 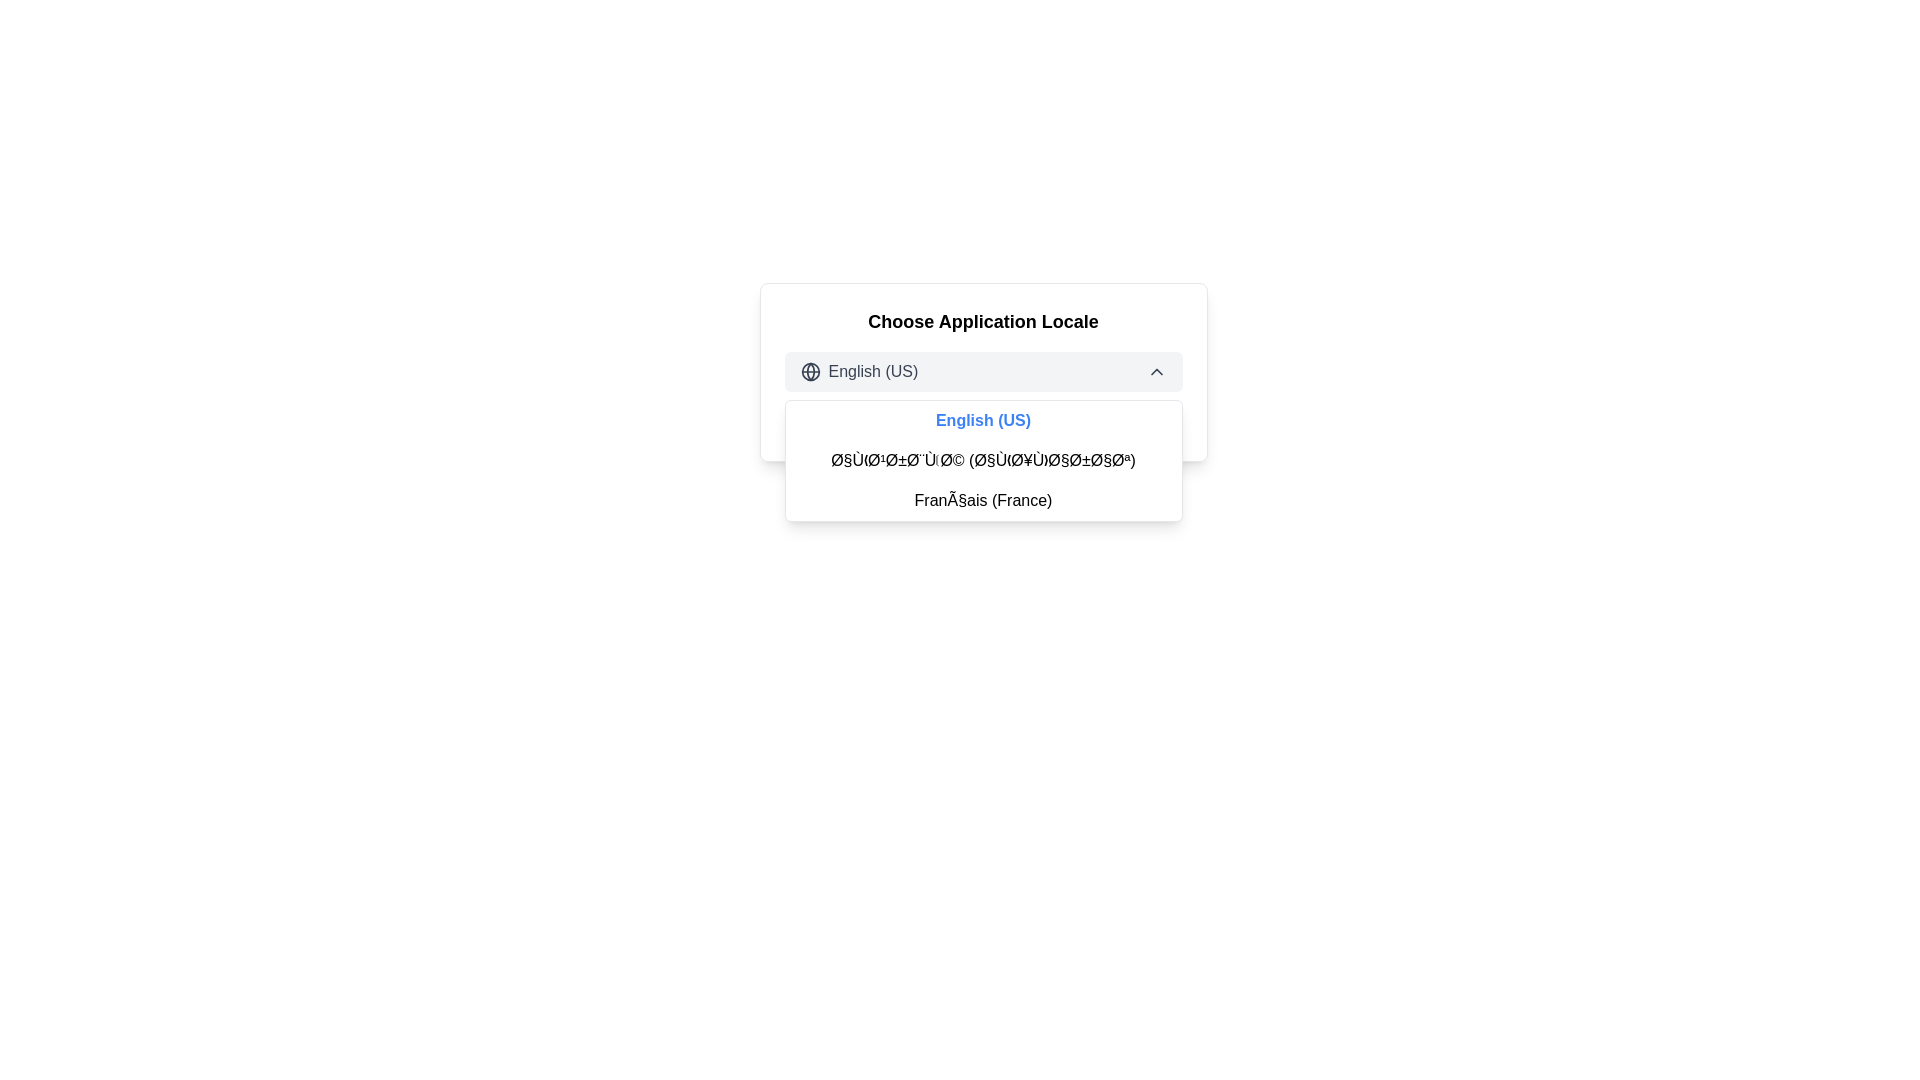 I want to click on the third item in the language selection dropdown menu, so click(x=983, y=500).